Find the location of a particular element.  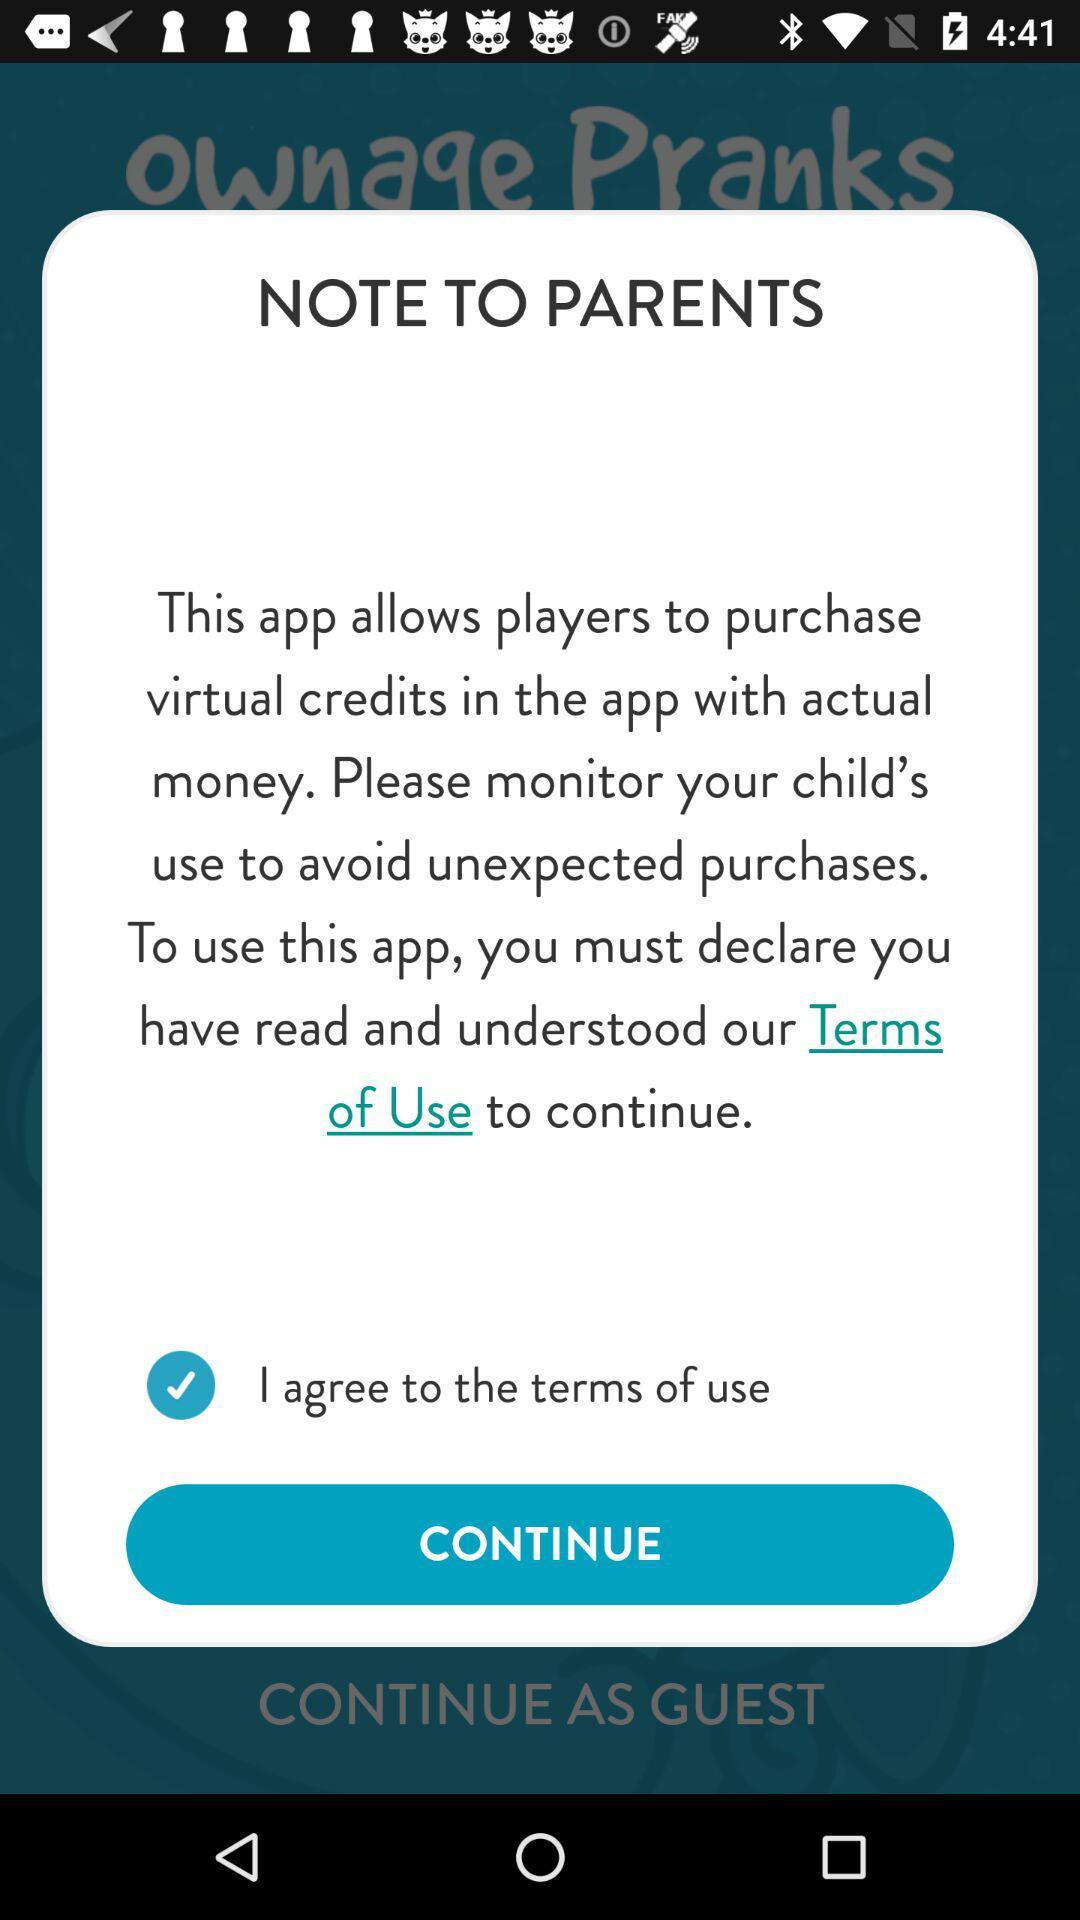

the this app allows is located at coordinates (540, 860).